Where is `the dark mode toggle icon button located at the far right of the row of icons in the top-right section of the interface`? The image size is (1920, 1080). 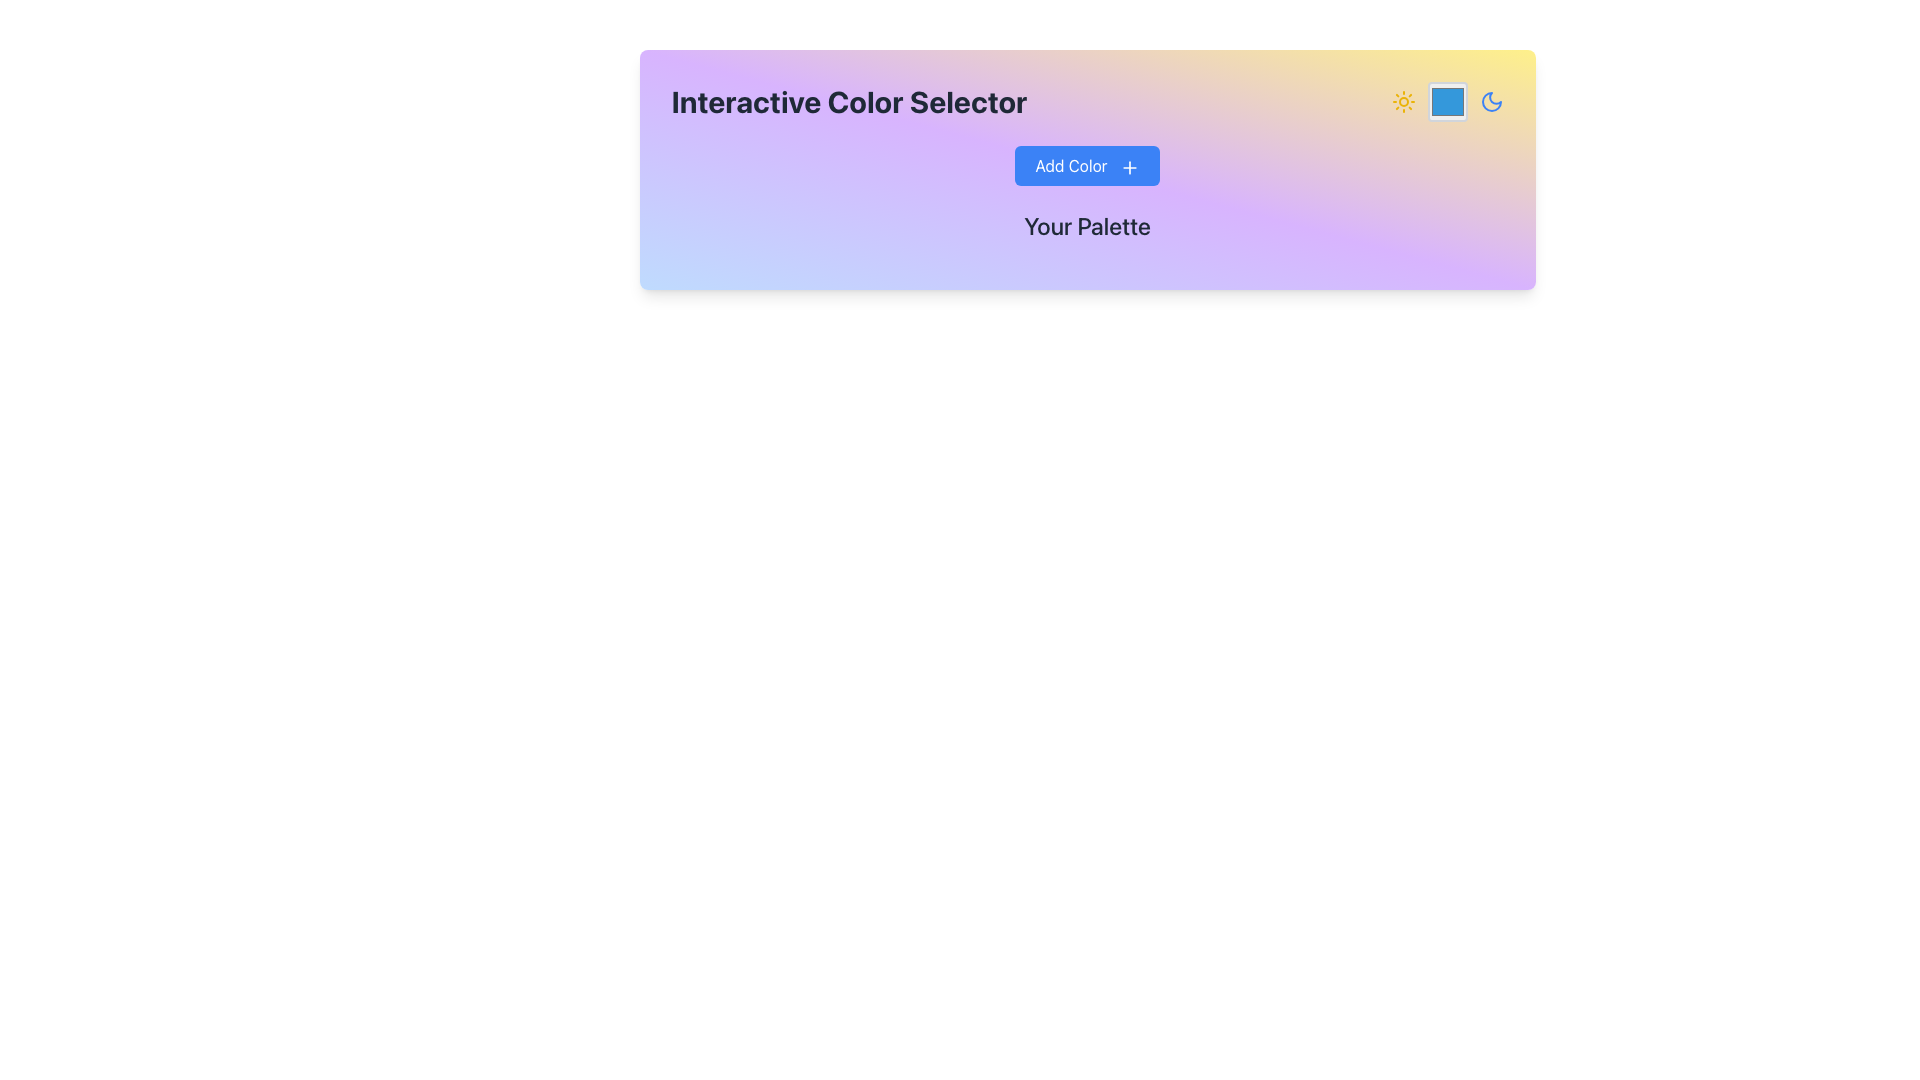 the dark mode toggle icon button located at the far right of the row of icons in the top-right section of the interface is located at coordinates (1491, 101).